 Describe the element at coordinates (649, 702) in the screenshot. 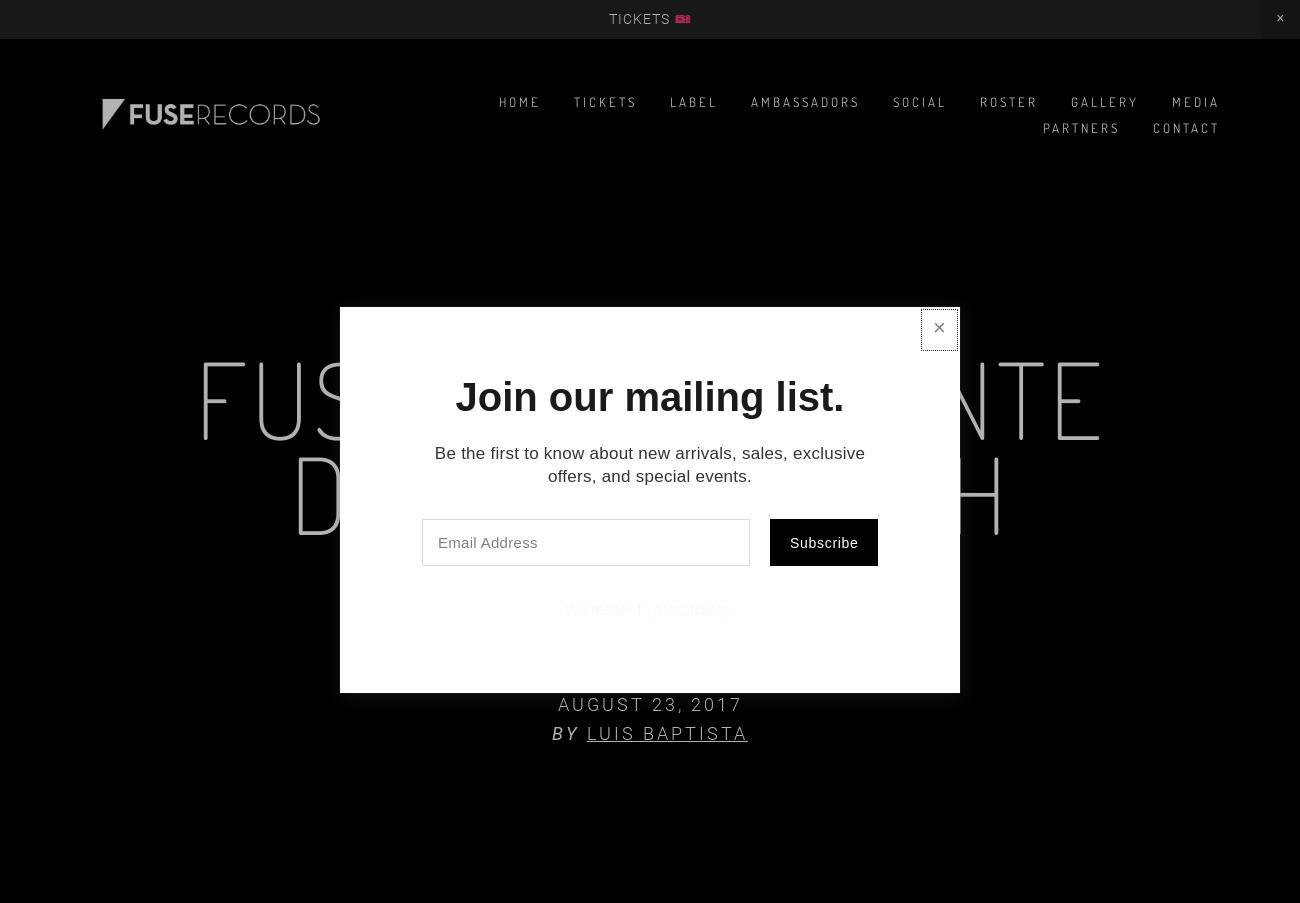

I see `'August 23, 2017'` at that location.